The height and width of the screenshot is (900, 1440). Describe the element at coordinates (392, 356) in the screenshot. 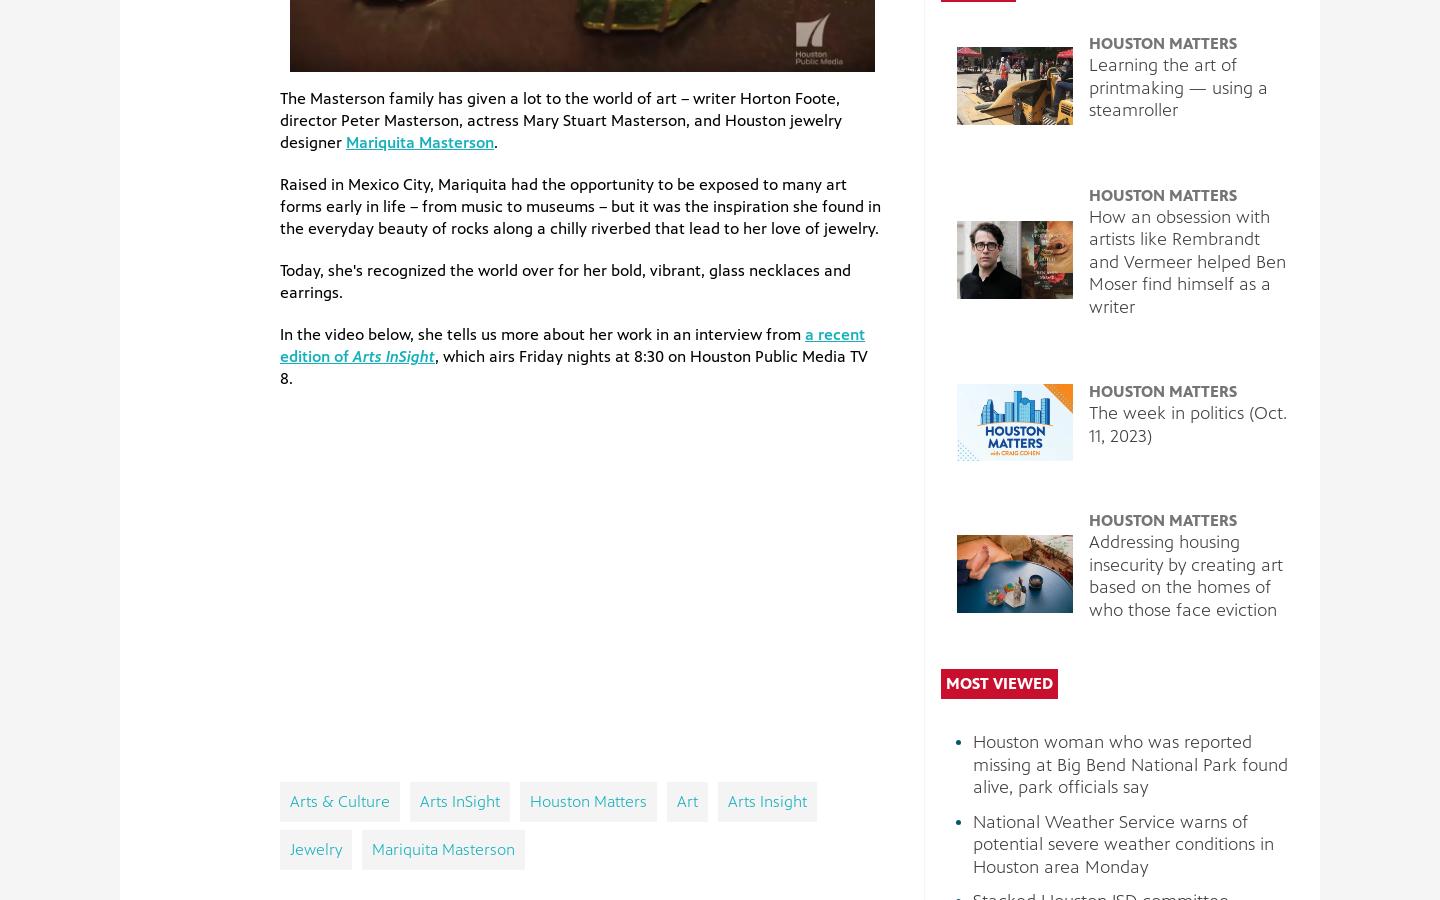

I see `'Arts InSight'` at that location.